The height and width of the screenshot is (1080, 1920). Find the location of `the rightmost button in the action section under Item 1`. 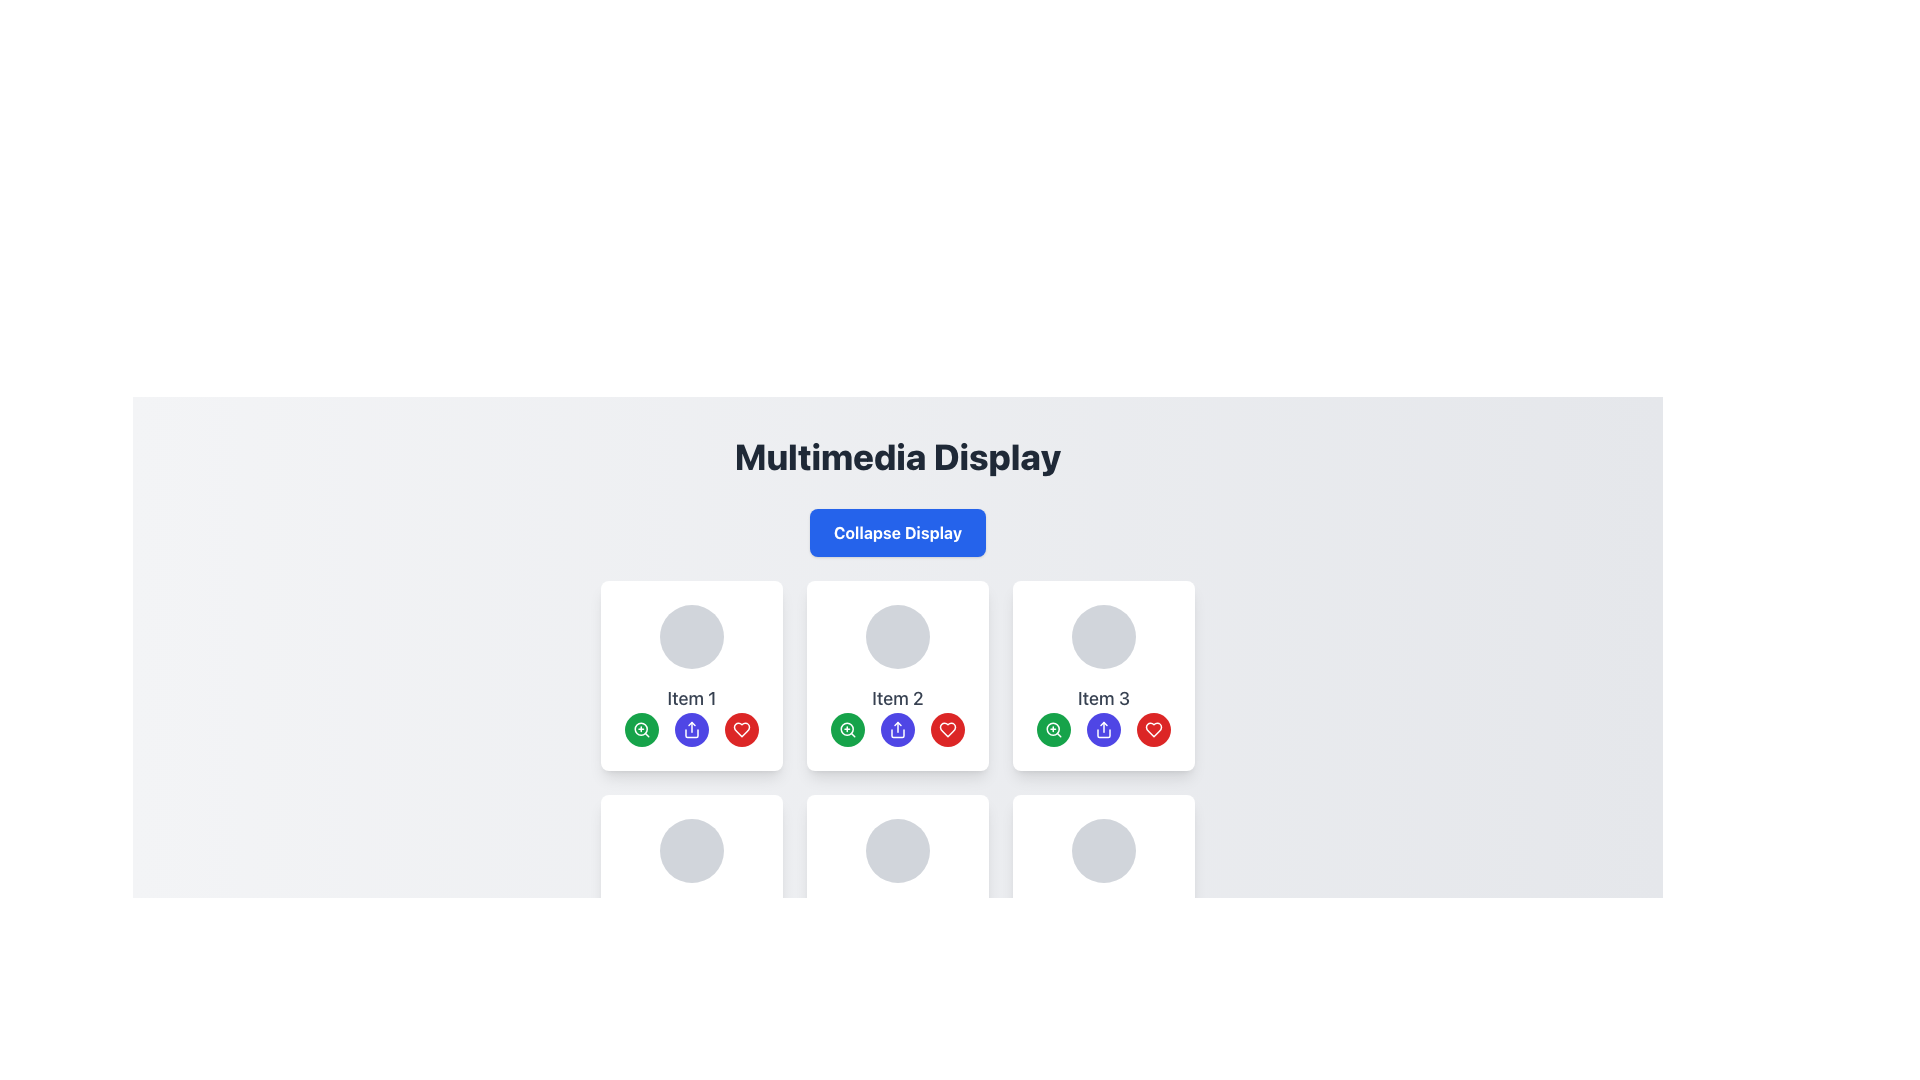

the rightmost button in the action section under Item 1 is located at coordinates (741, 729).